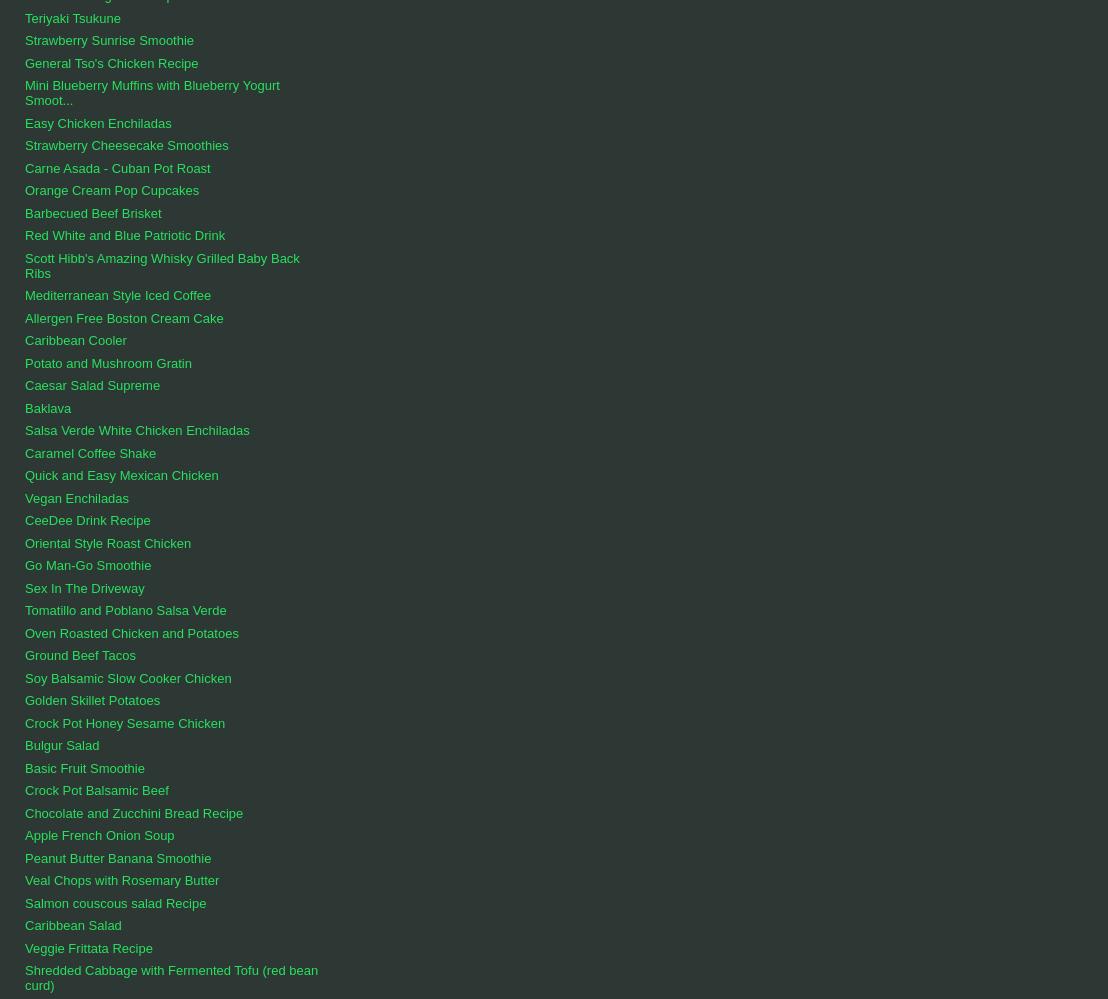  What do you see at coordinates (25, 519) in the screenshot?
I see `'CeeDee Drink Recipe'` at bounding box center [25, 519].